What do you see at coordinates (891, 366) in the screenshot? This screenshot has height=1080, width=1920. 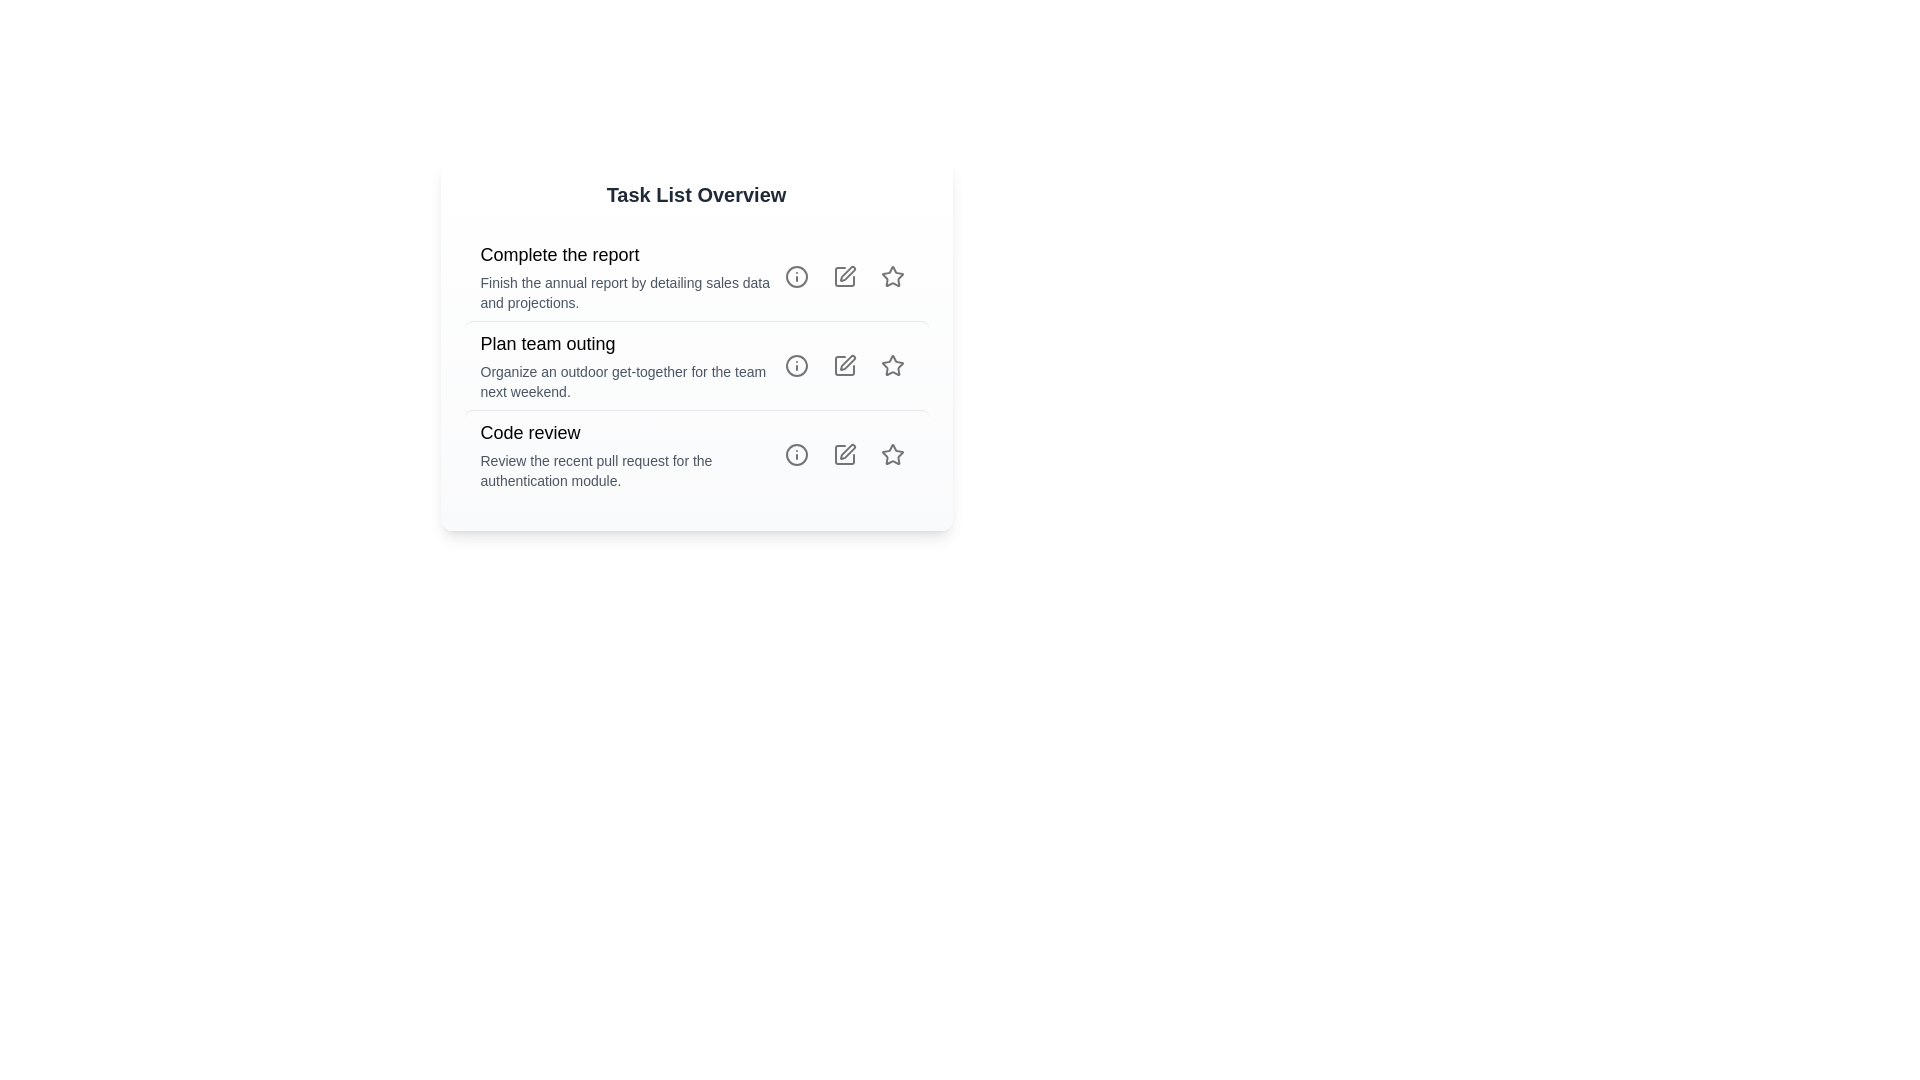 I see `the yellow-colored star icon button, which is the third button in the row of icons for 'Plan team outing'` at bounding box center [891, 366].